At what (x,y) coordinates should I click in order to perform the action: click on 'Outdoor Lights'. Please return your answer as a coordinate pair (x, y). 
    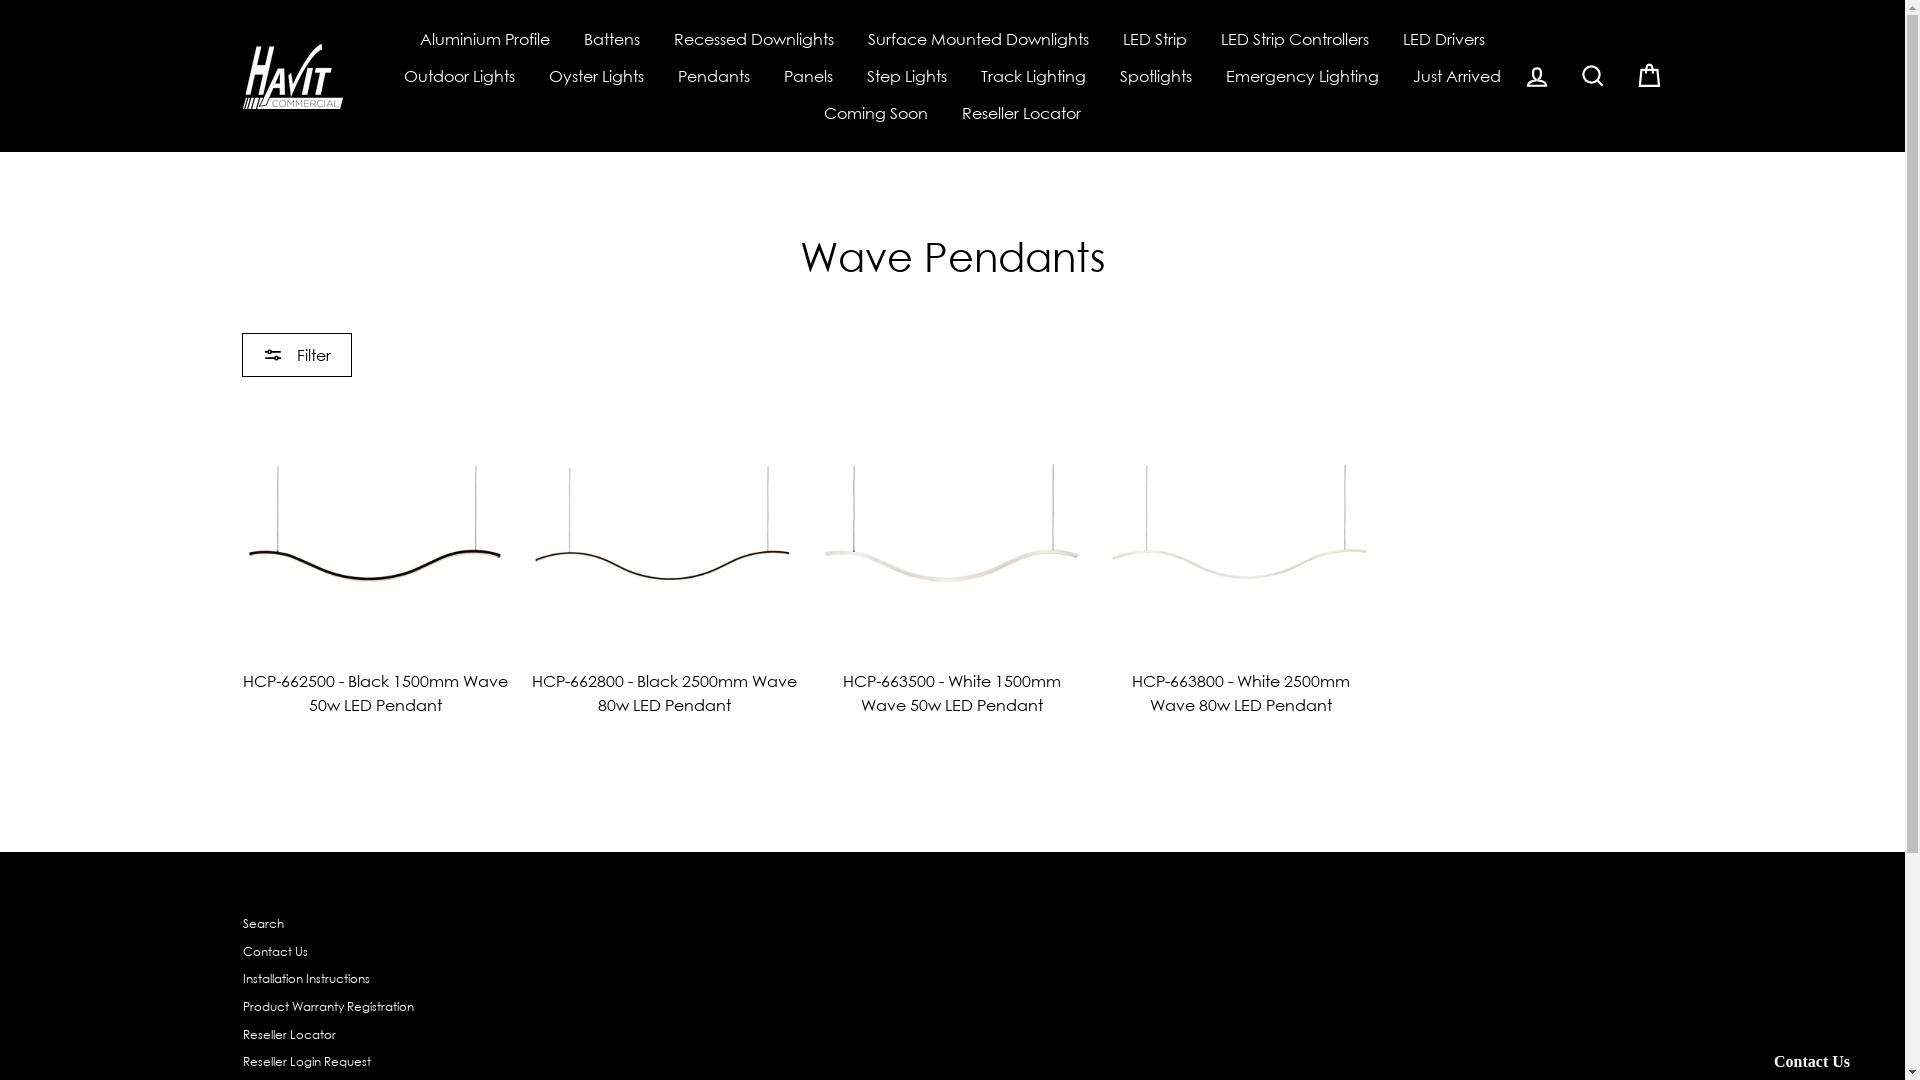
    Looking at the image, I should click on (458, 74).